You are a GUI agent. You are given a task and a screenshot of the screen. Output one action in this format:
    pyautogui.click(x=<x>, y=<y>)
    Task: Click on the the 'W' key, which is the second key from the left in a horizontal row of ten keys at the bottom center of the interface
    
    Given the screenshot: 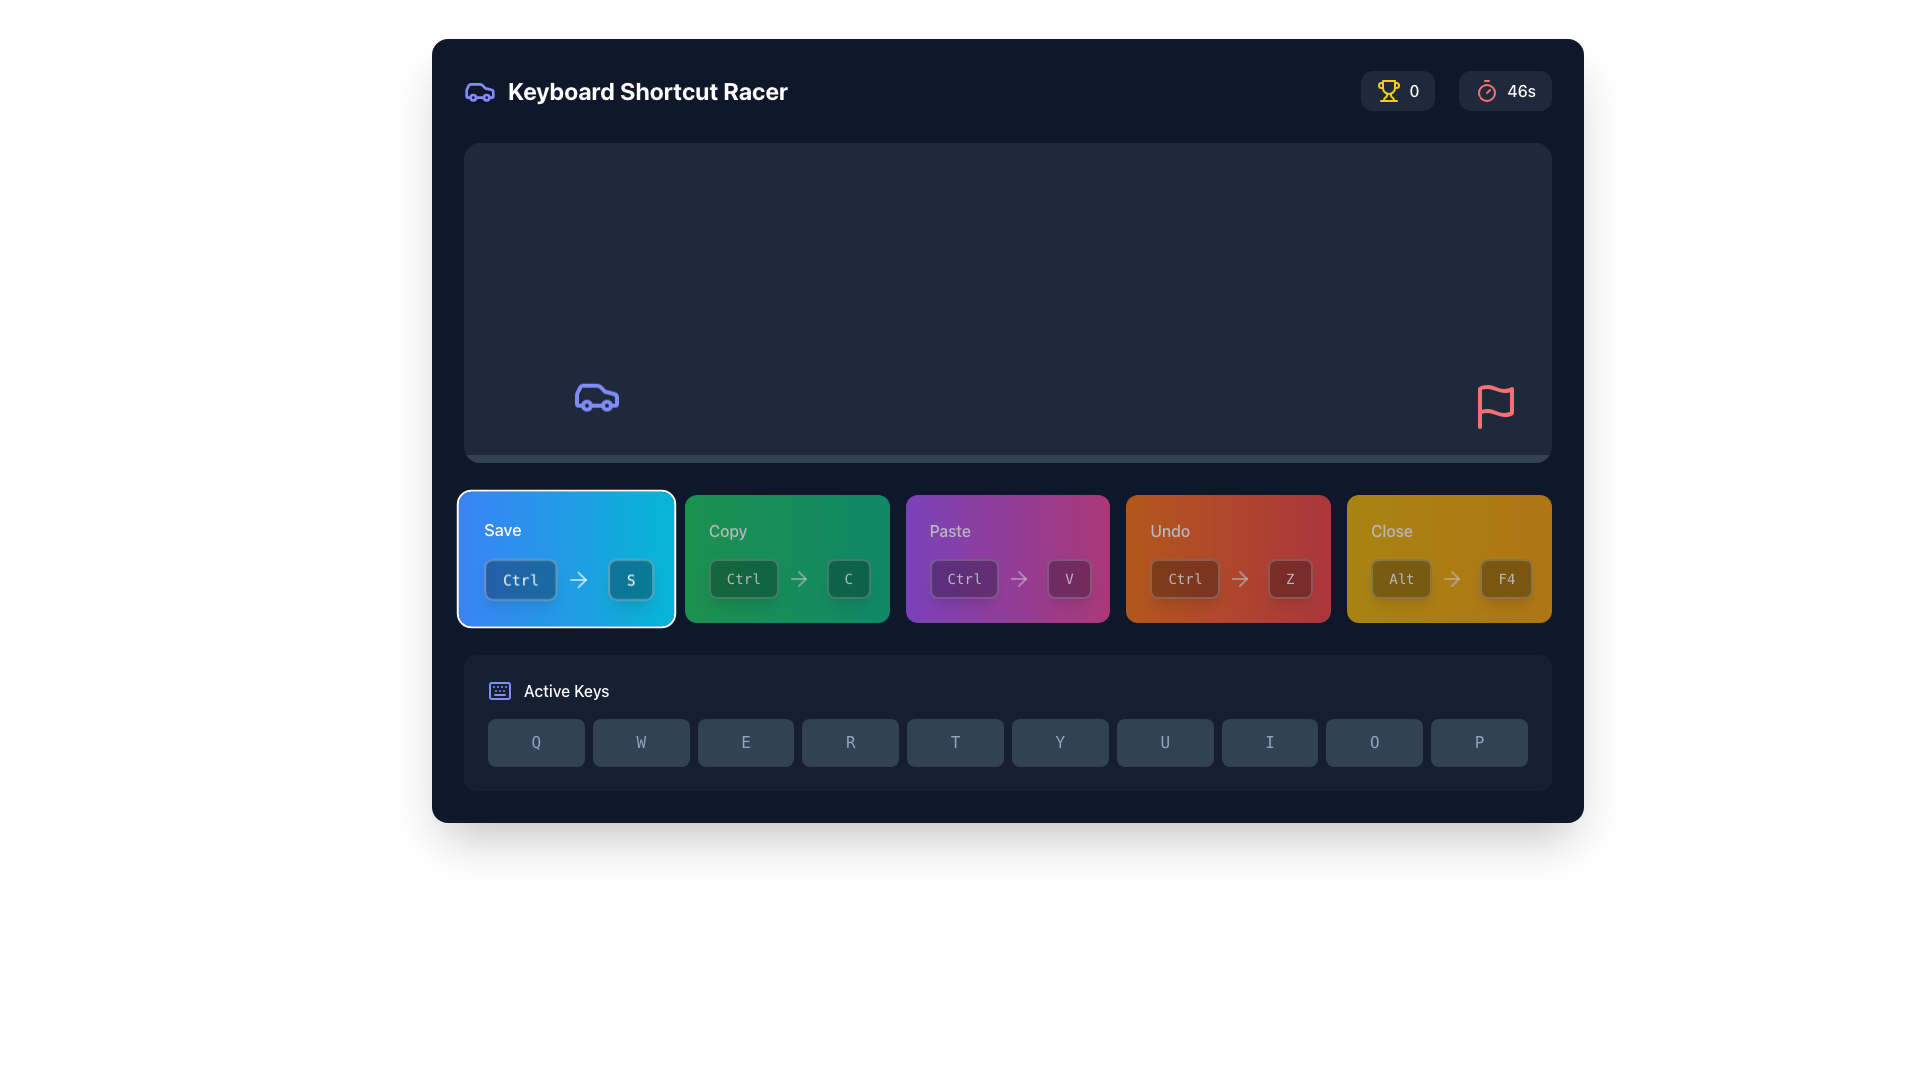 What is the action you would take?
    pyautogui.click(x=641, y=743)
    